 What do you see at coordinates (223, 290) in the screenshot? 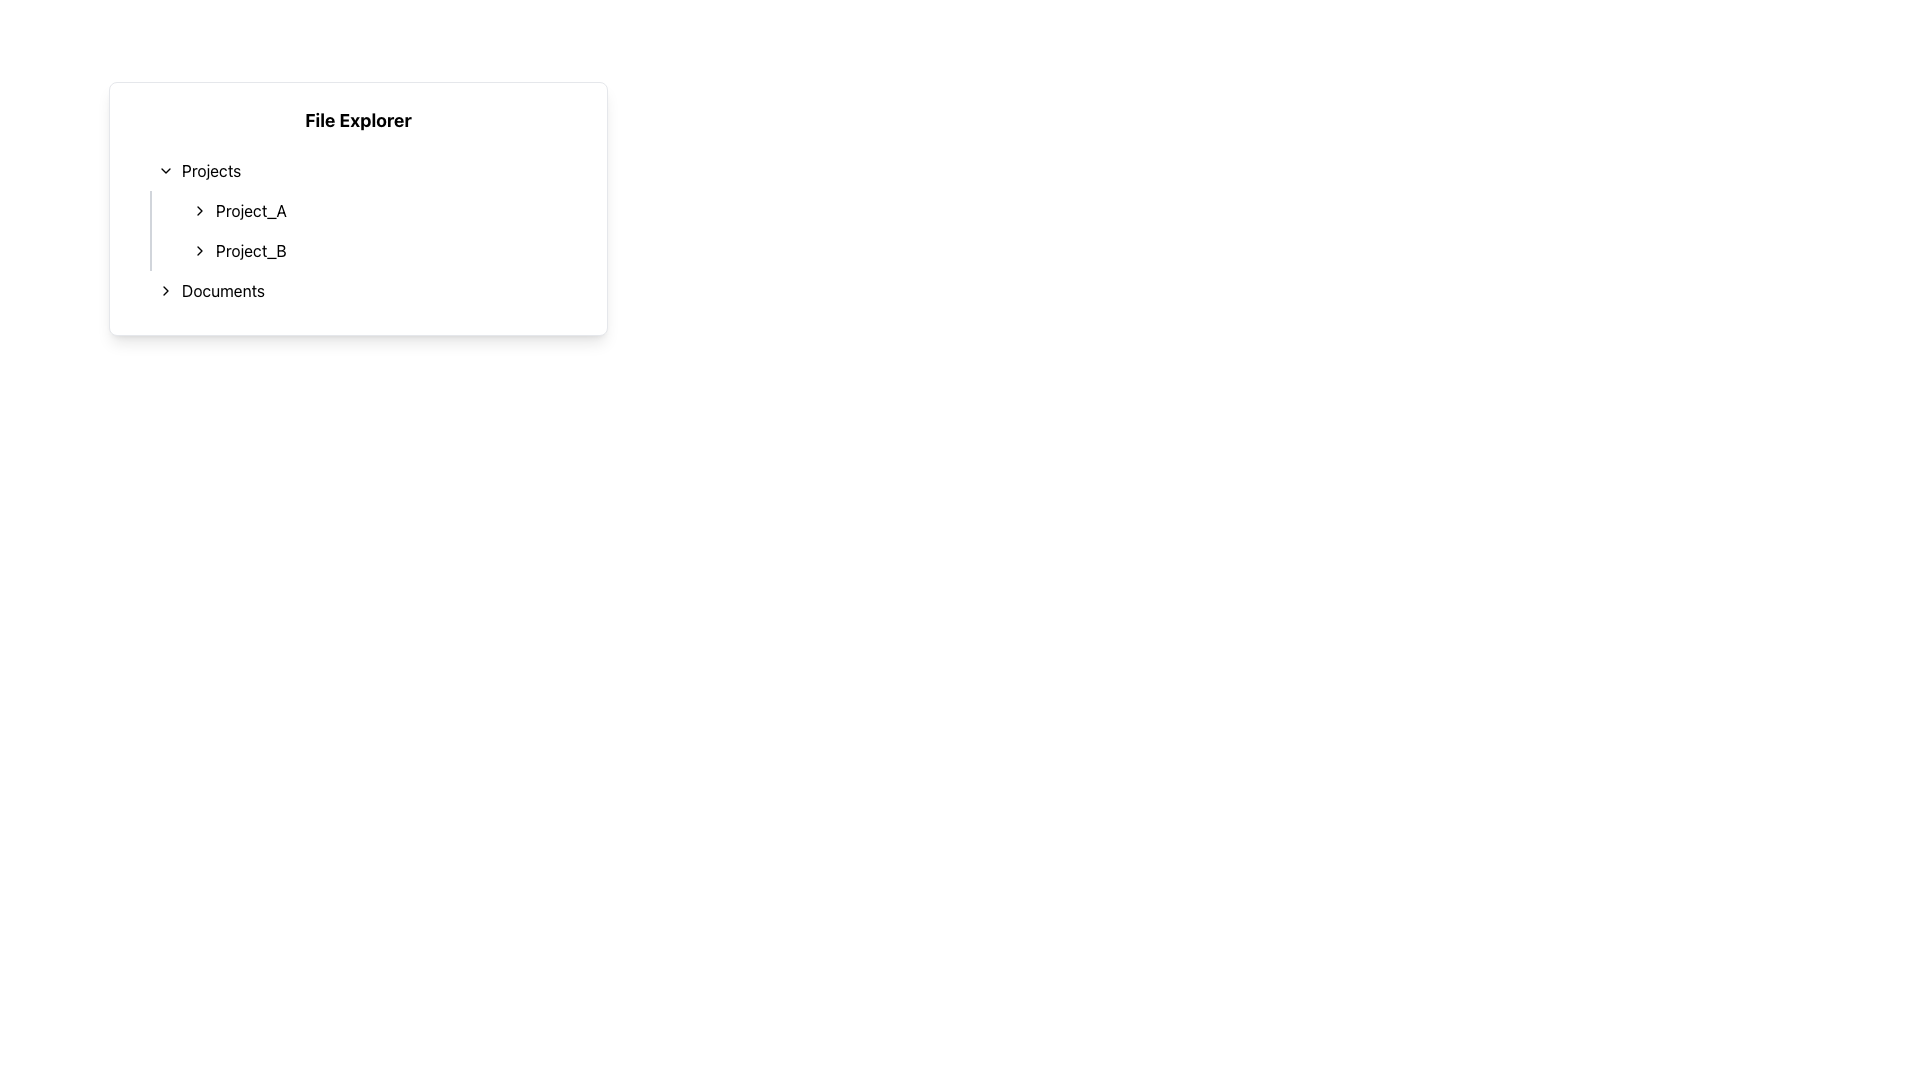
I see `the 'Documents' text label in the navigation tree structure` at bounding box center [223, 290].